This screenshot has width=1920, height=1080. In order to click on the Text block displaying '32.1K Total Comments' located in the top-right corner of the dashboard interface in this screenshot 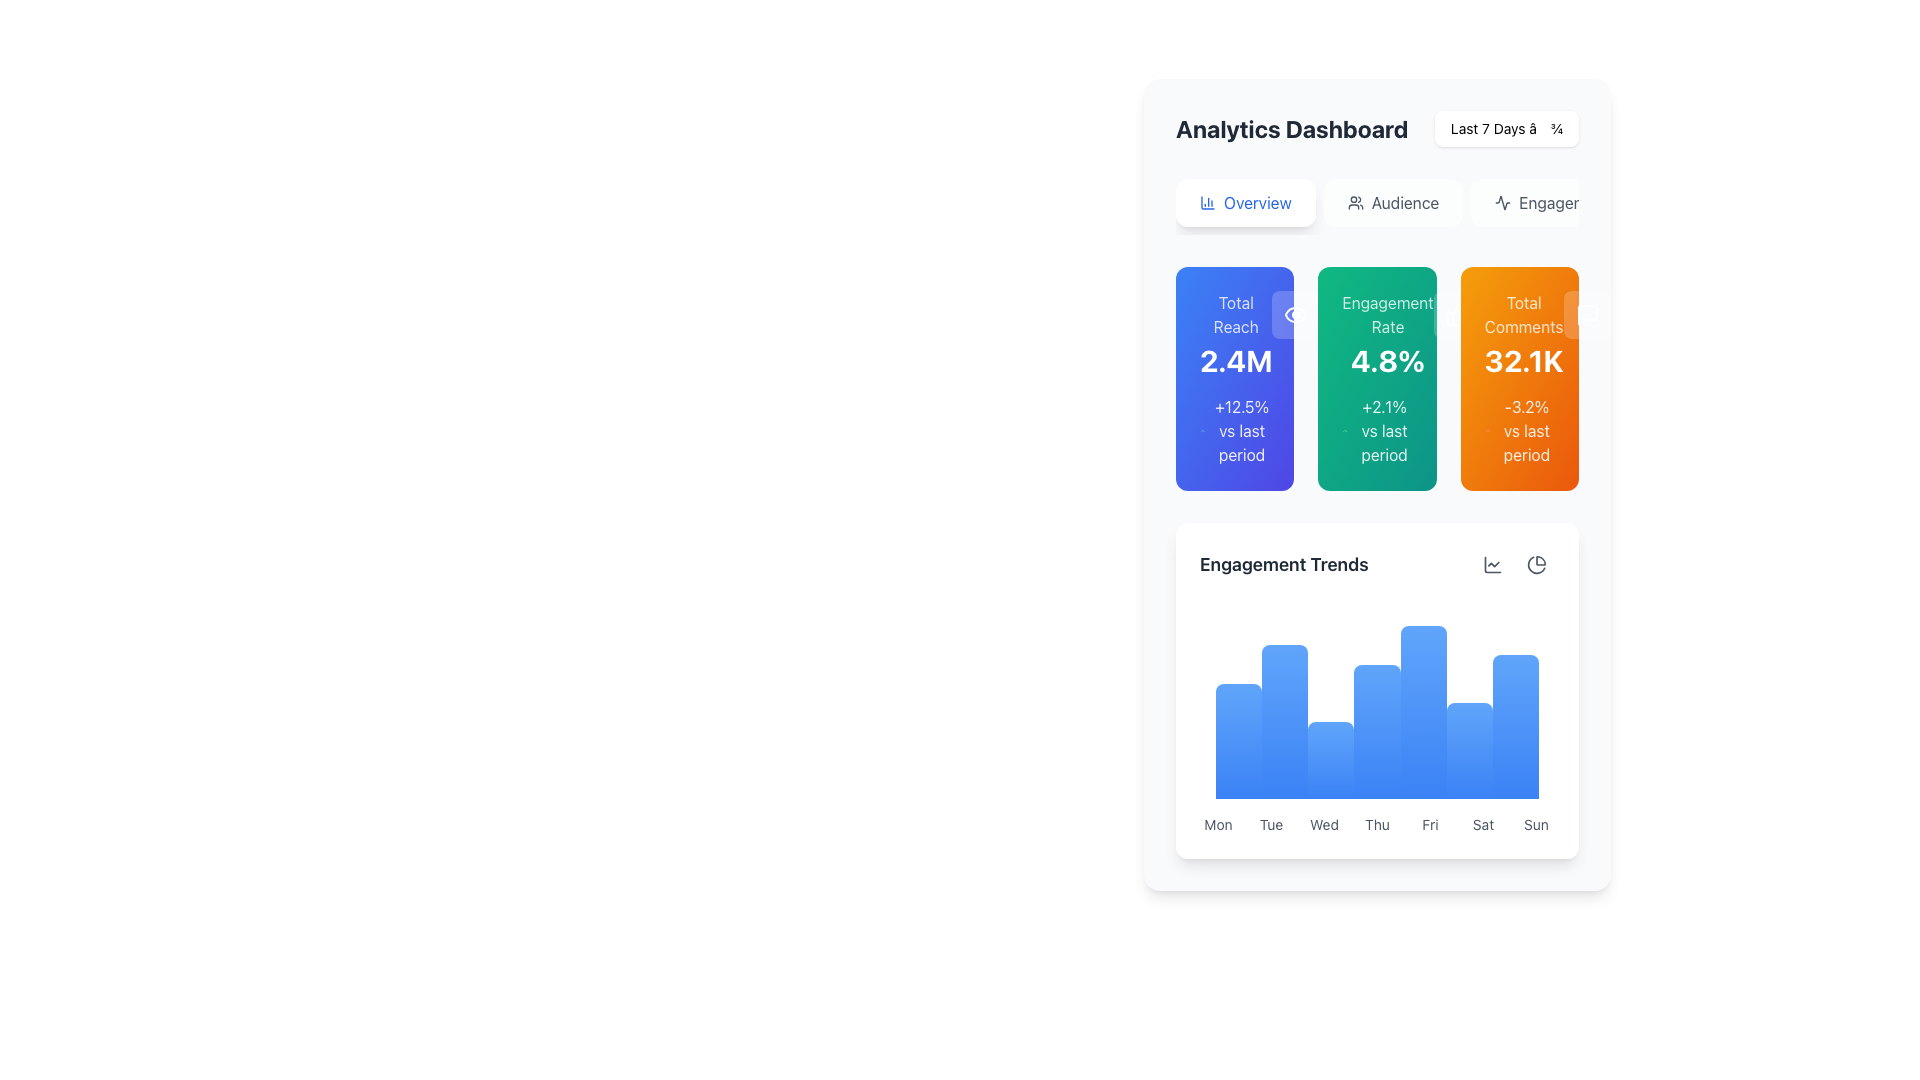, I will do `click(1519, 334)`.